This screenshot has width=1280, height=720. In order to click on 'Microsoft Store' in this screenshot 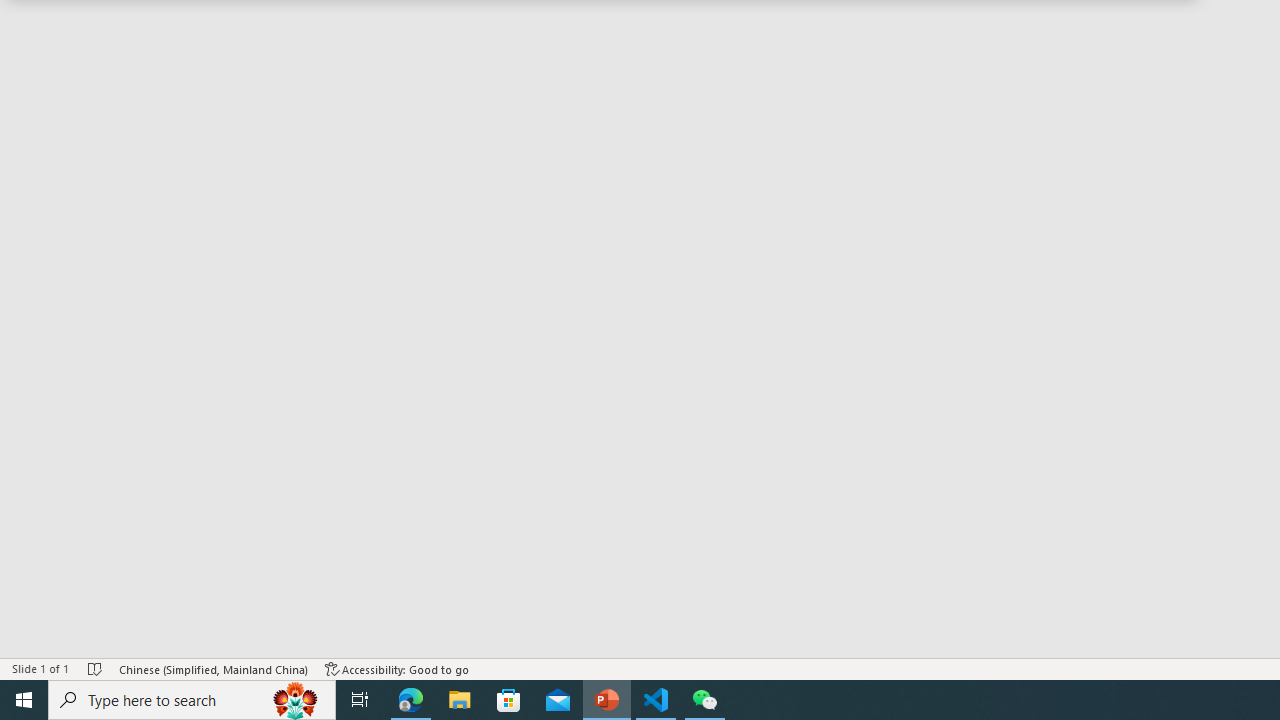, I will do `click(509, 698)`.